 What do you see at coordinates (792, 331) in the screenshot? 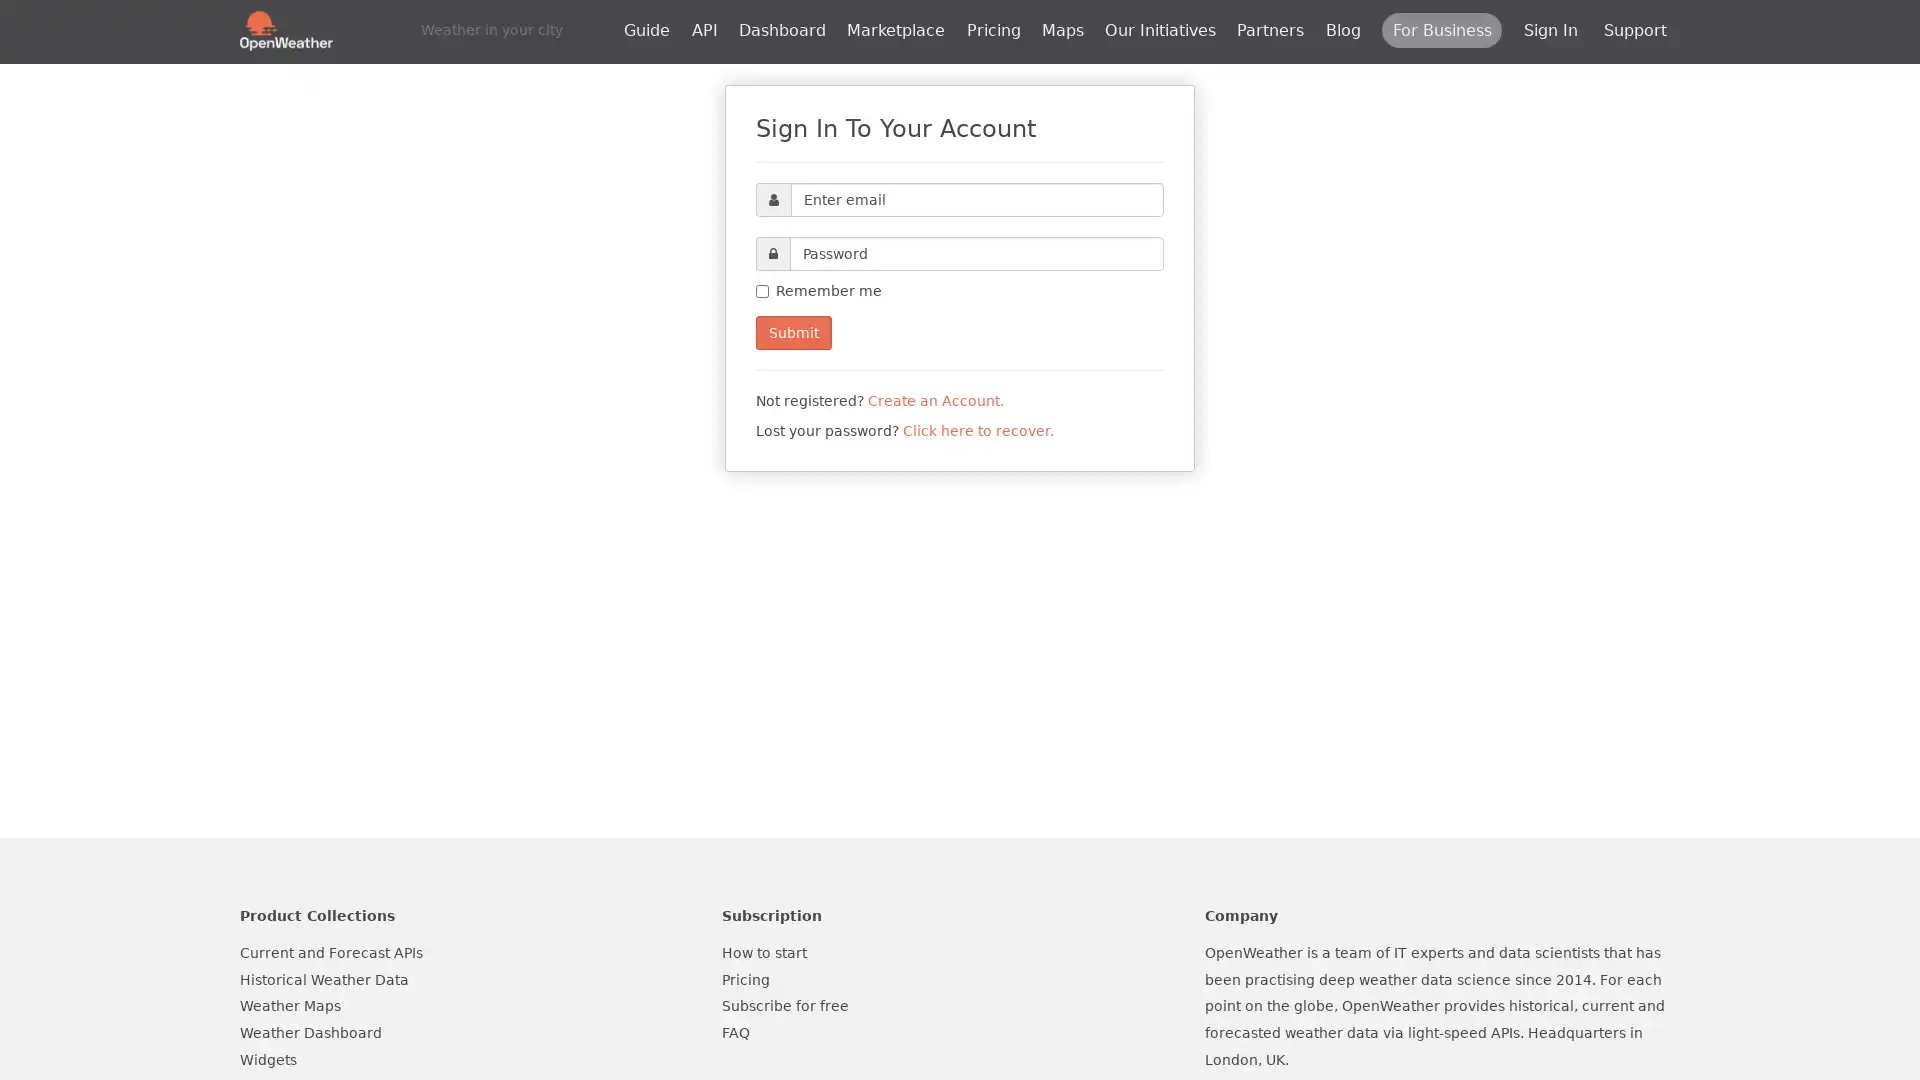
I see `Submit` at bounding box center [792, 331].